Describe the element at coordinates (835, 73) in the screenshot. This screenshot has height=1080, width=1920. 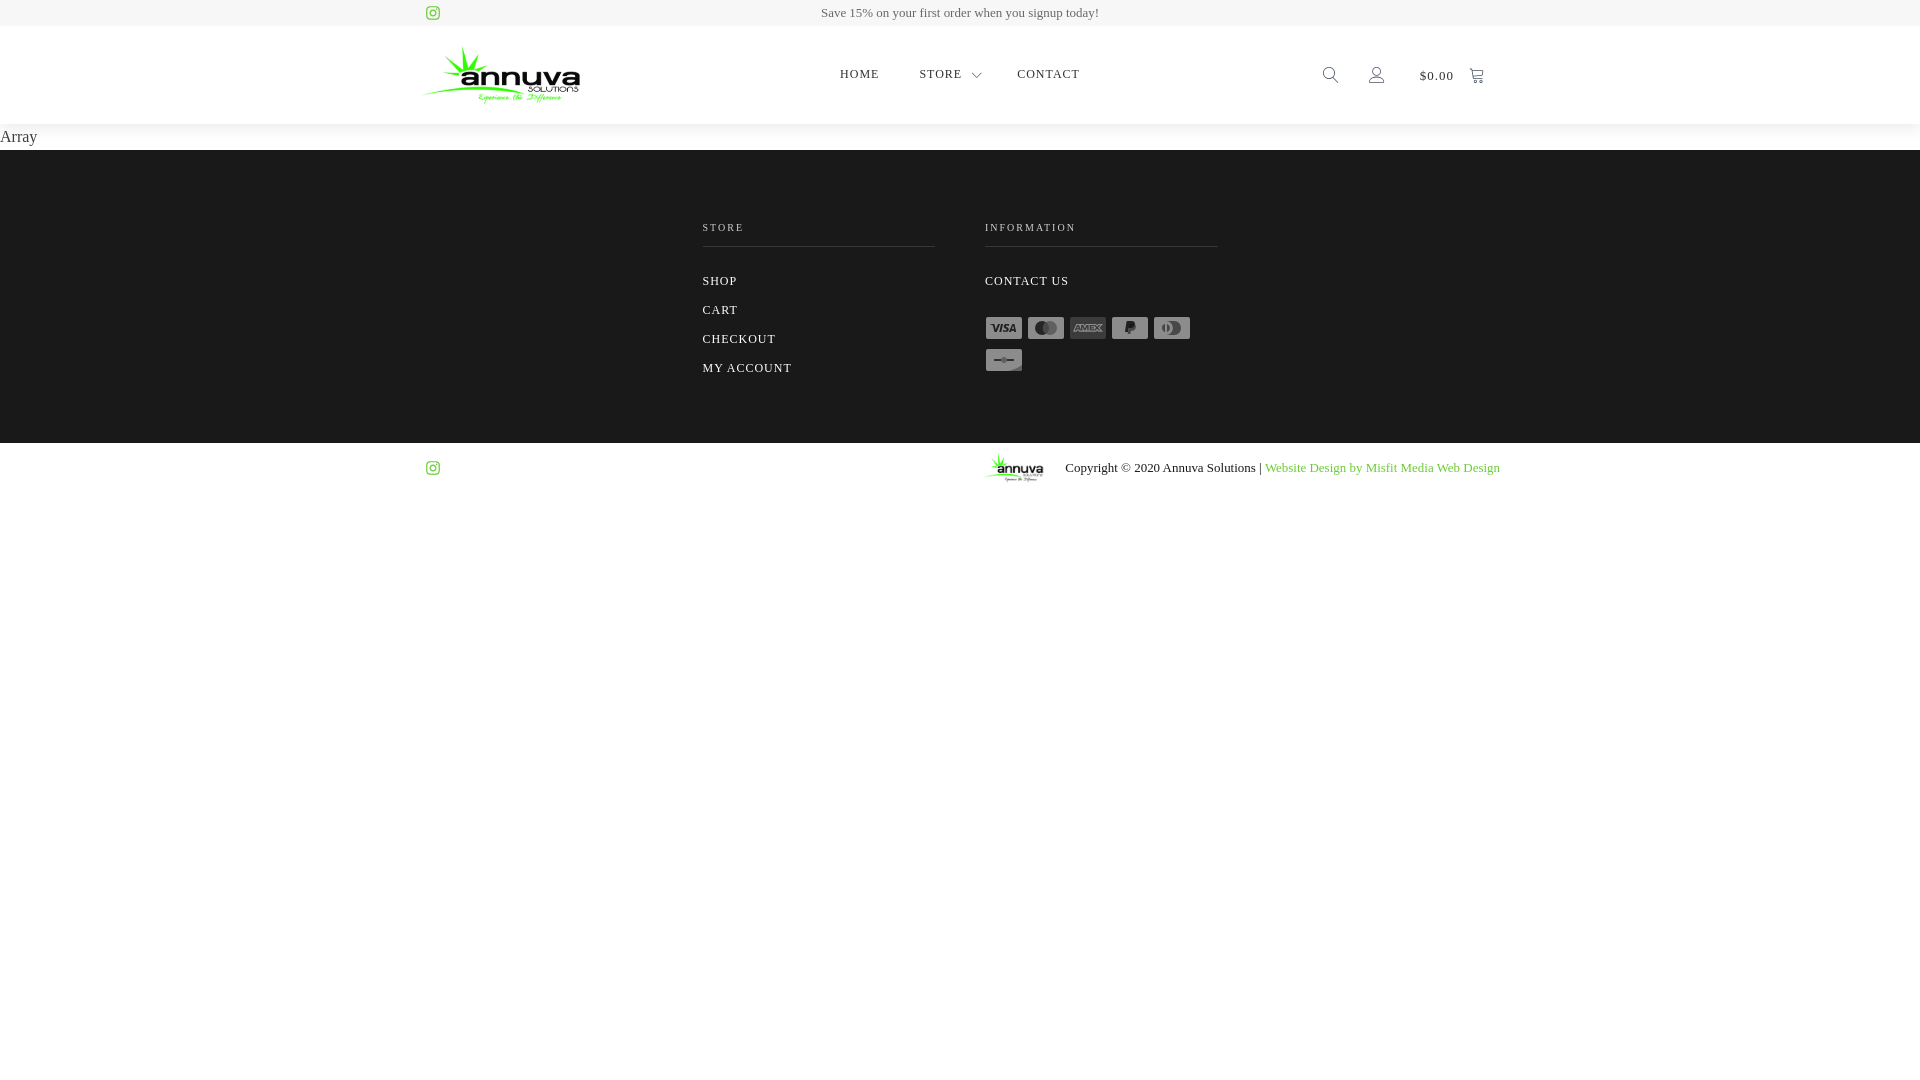
I see `'HOME'` at that location.